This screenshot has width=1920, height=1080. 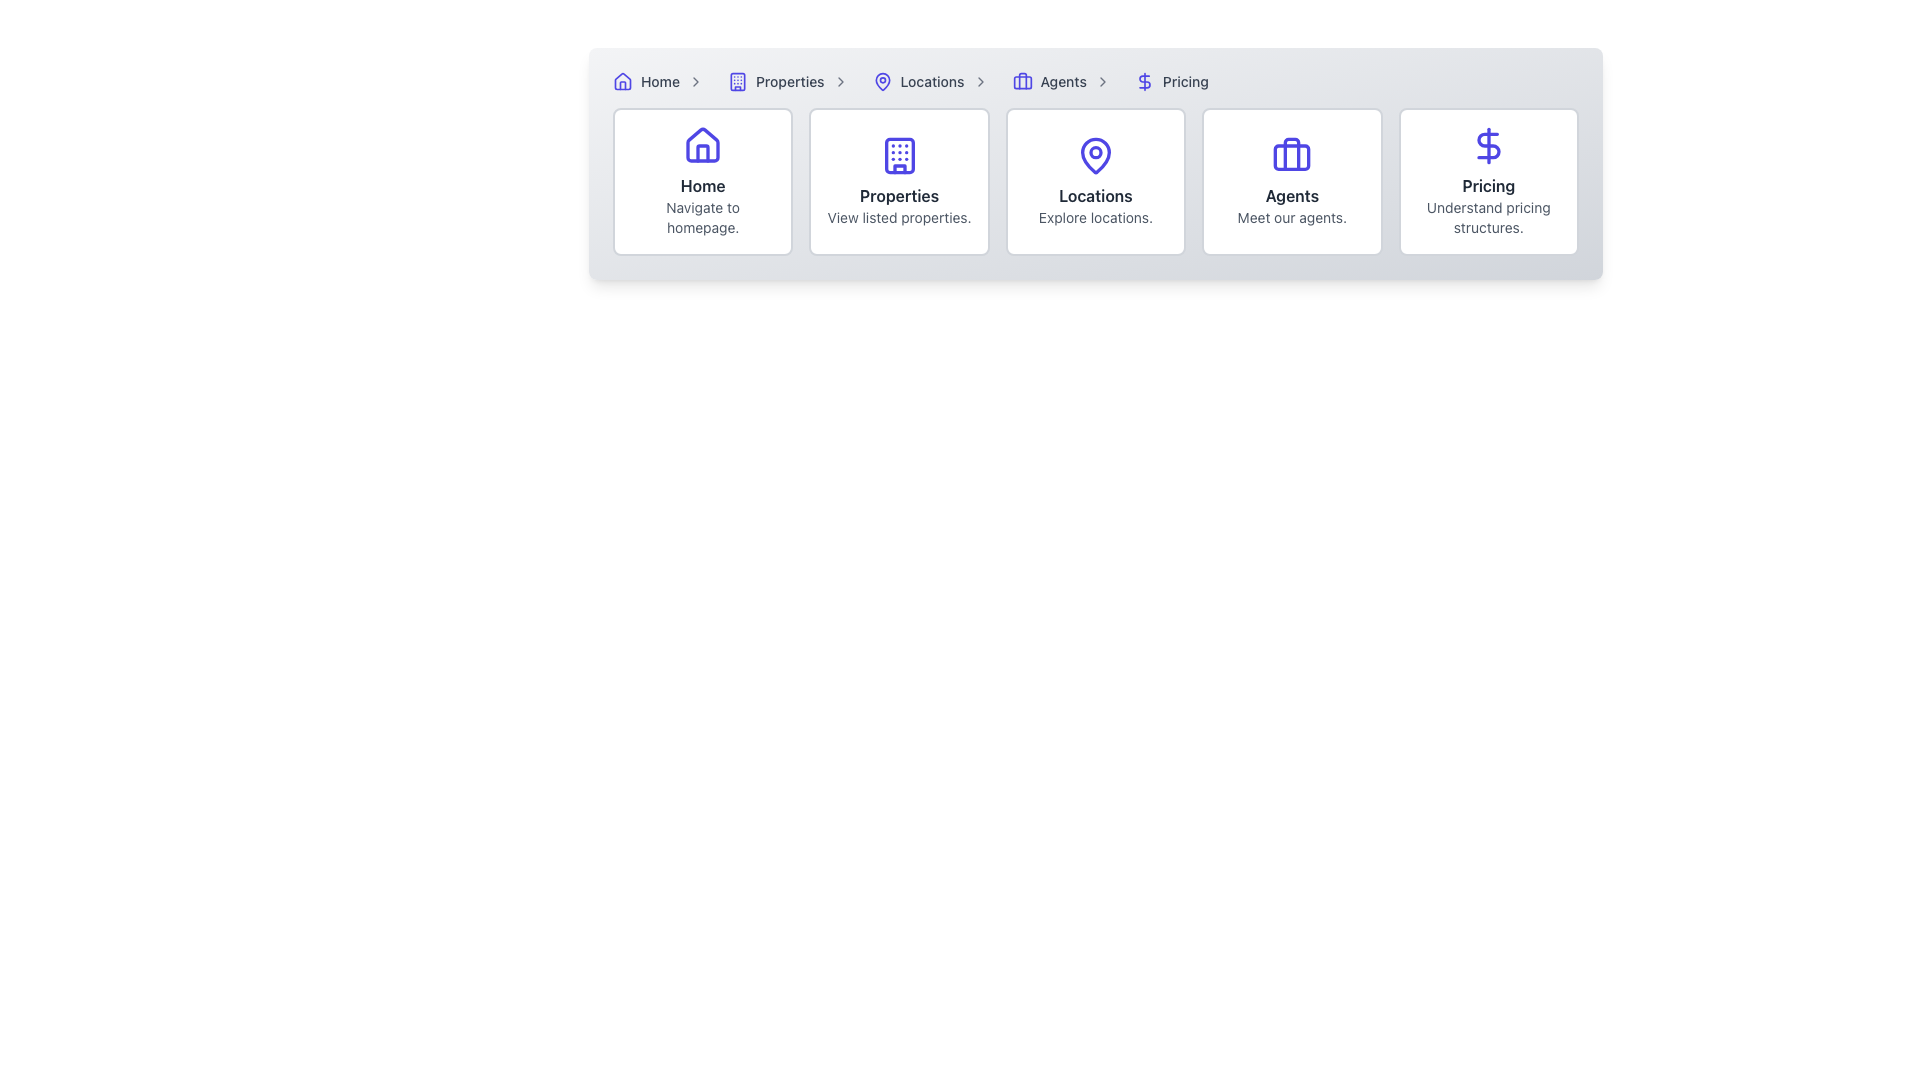 I want to click on the 'Locations' navigation link in the breadcrumb navigation system, so click(x=931, y=80).